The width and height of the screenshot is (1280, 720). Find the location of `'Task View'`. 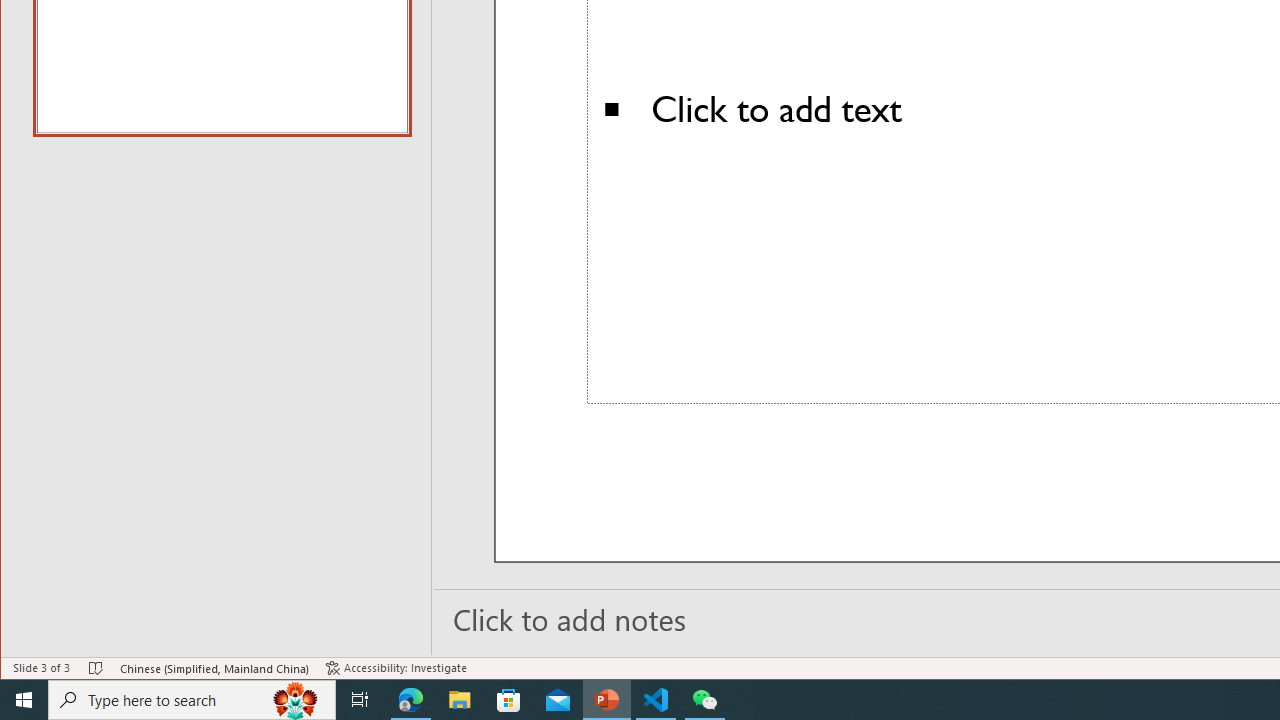

'Task View' is located at coordinates (359, 698).